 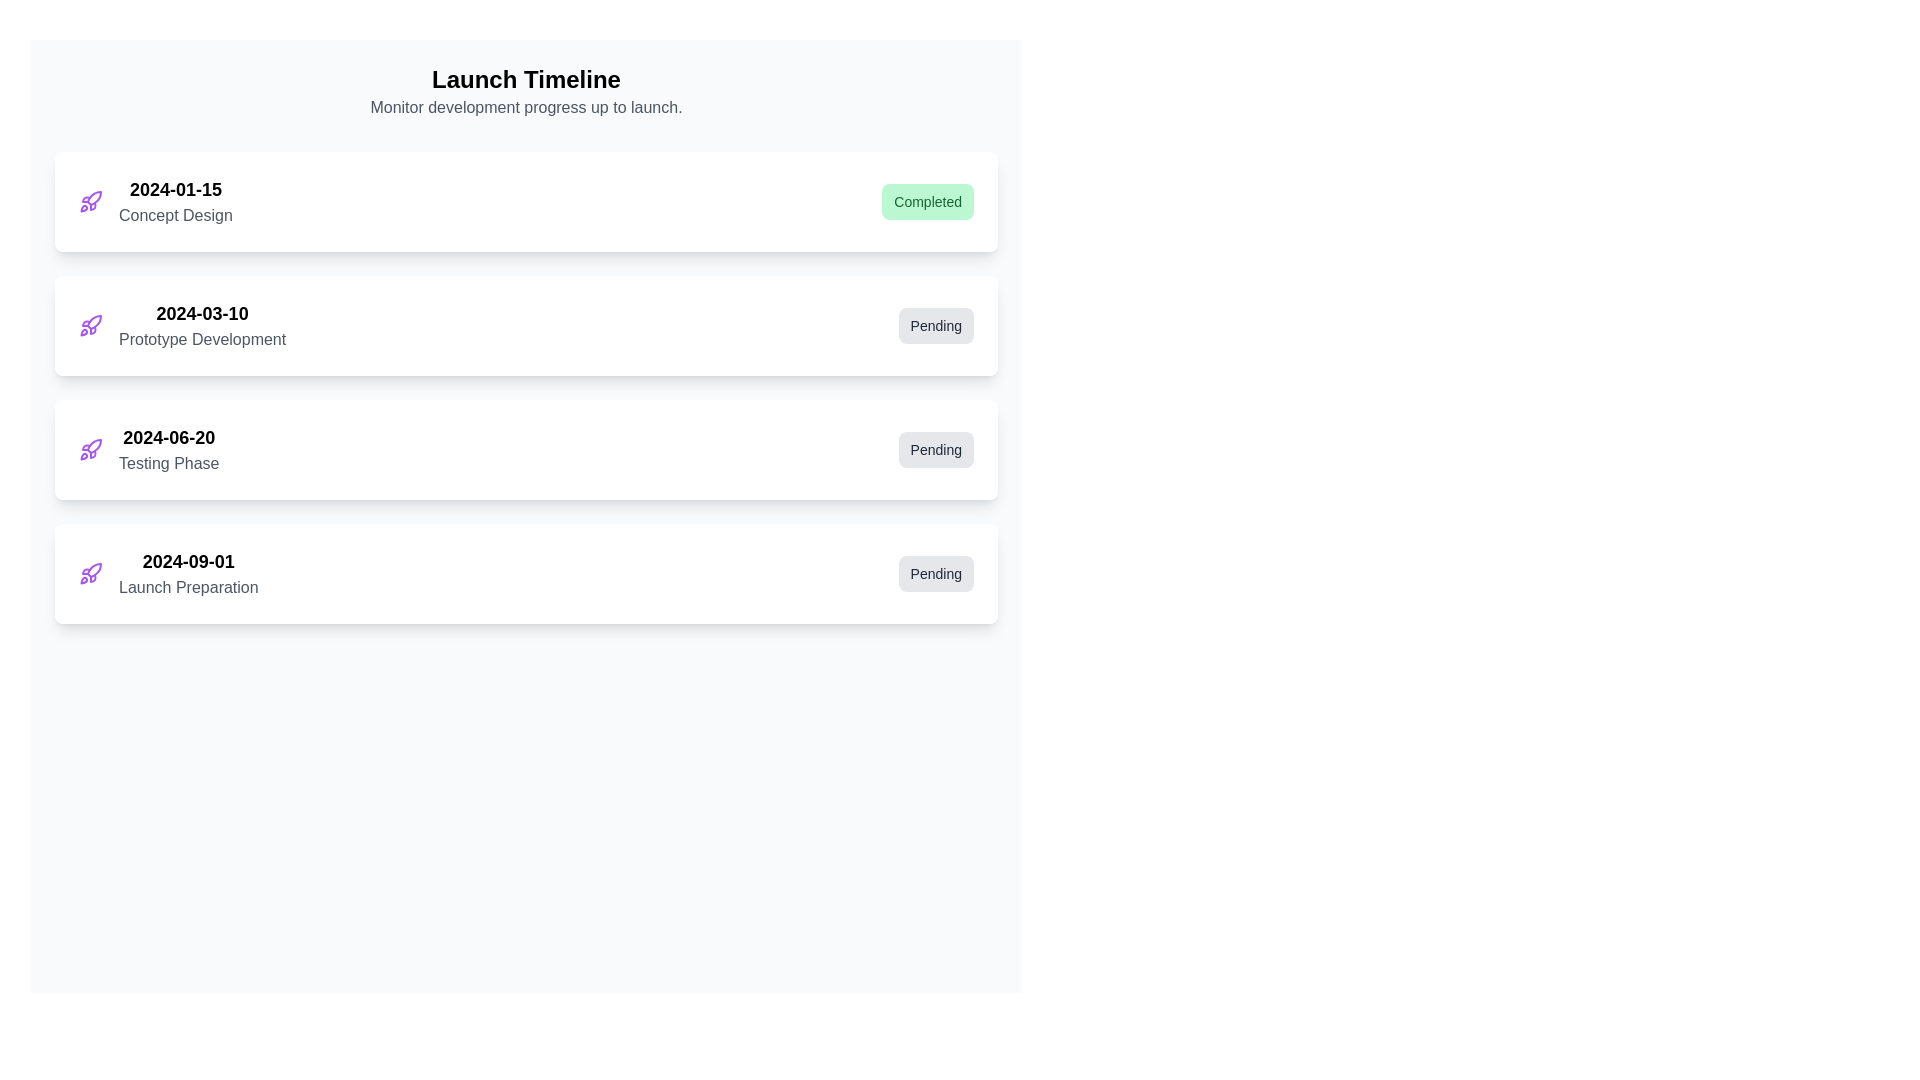 What do you see at coordinates (148, 450) in the screenshot?
I see `text of the project milestone entry represented by the List Item with Icon and Text located in the third card from the top of the vertical timeline layout` at bounding box center [148, 450].